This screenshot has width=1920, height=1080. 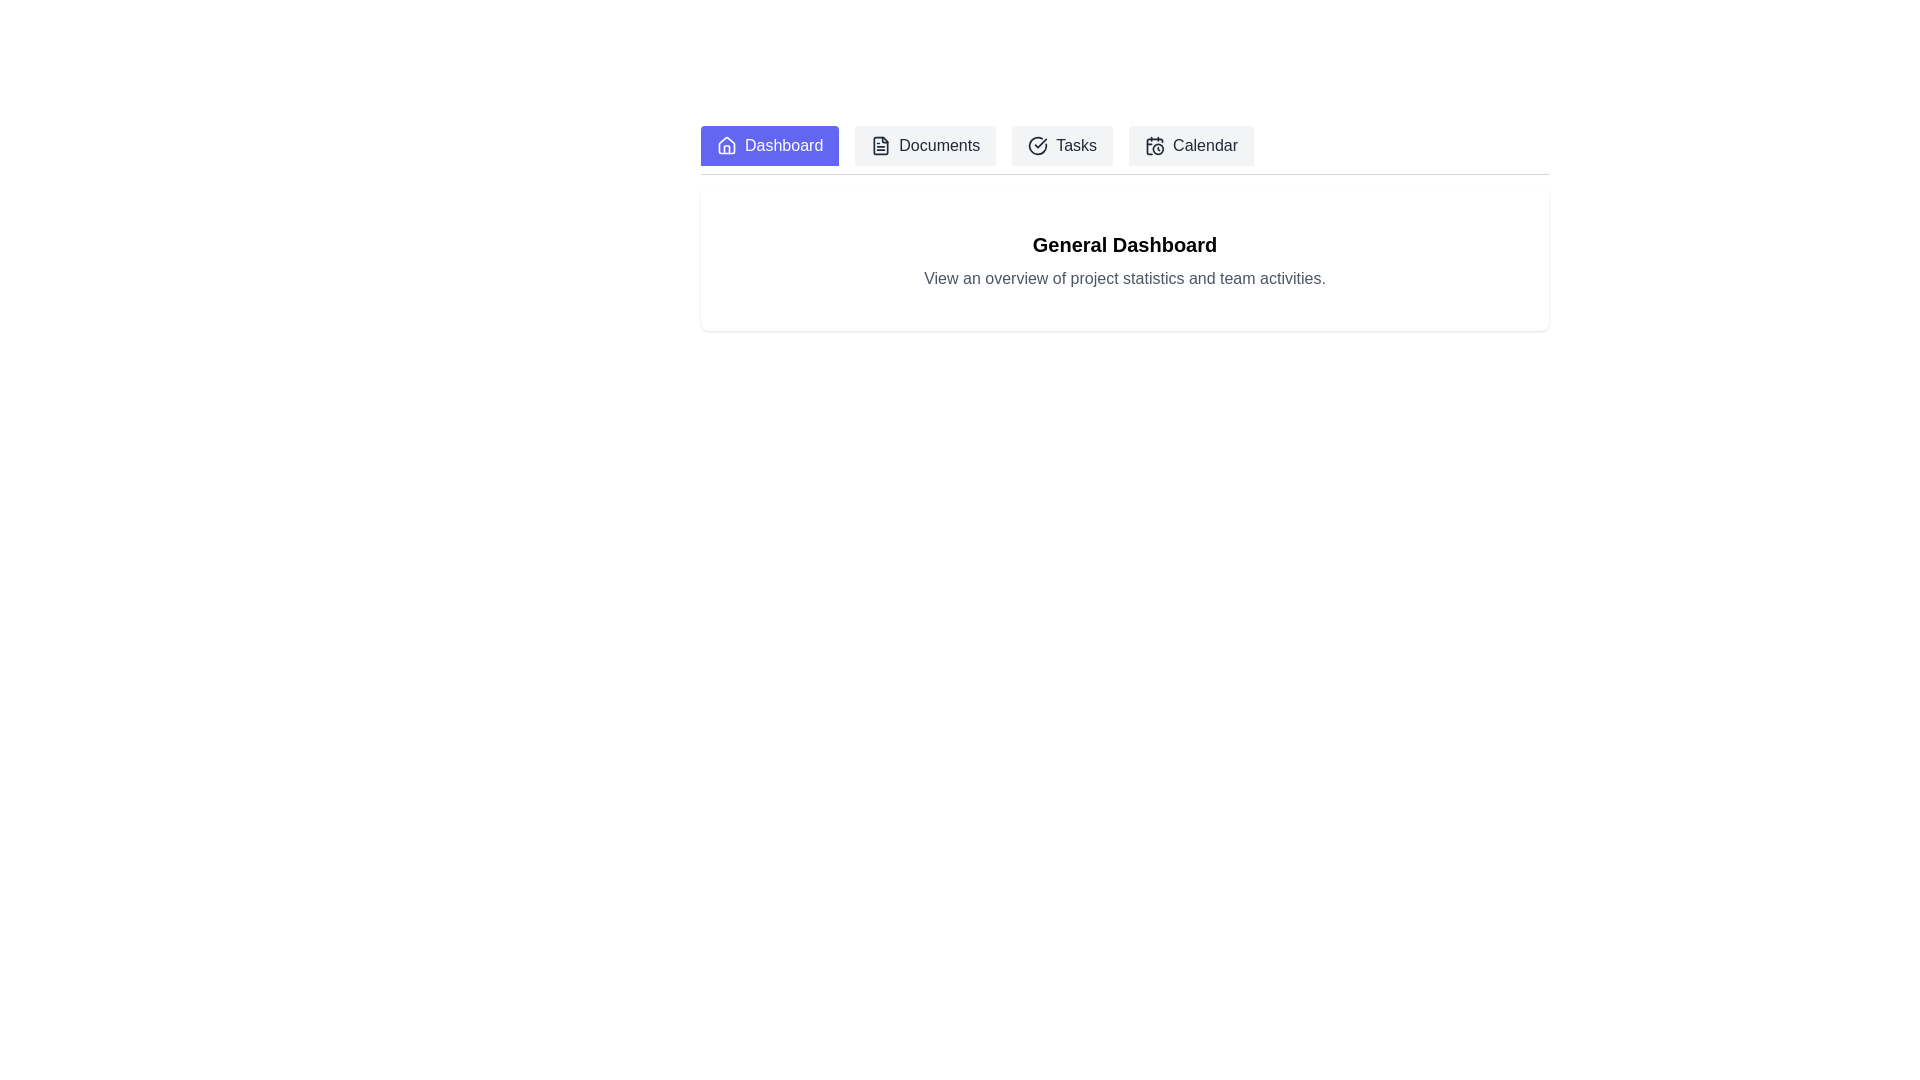 I want to click on the 'Dashboard' tab in the navigation bar for visual feedback, which is styled with a purple background indicating its active state, so click(x=1124, y=149).